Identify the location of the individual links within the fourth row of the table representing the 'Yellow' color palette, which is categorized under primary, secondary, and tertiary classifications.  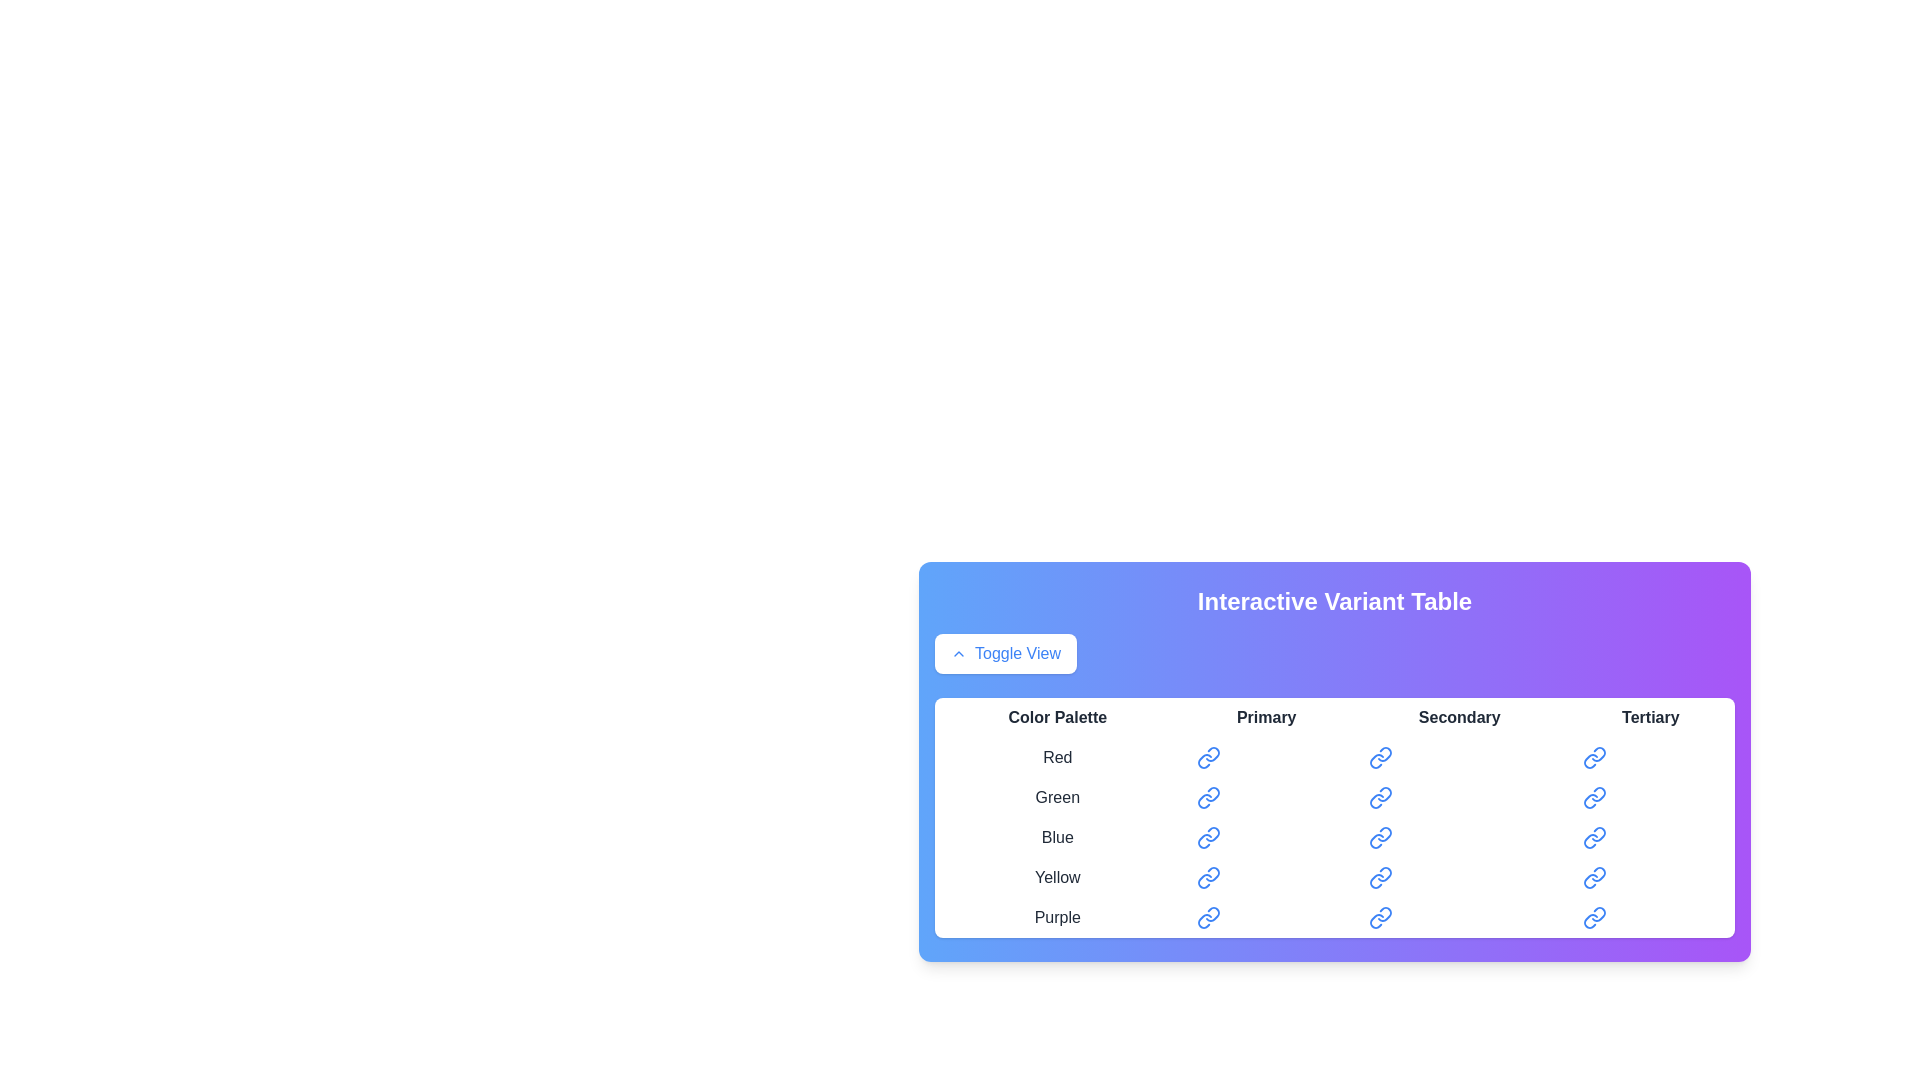
(1334, 877).